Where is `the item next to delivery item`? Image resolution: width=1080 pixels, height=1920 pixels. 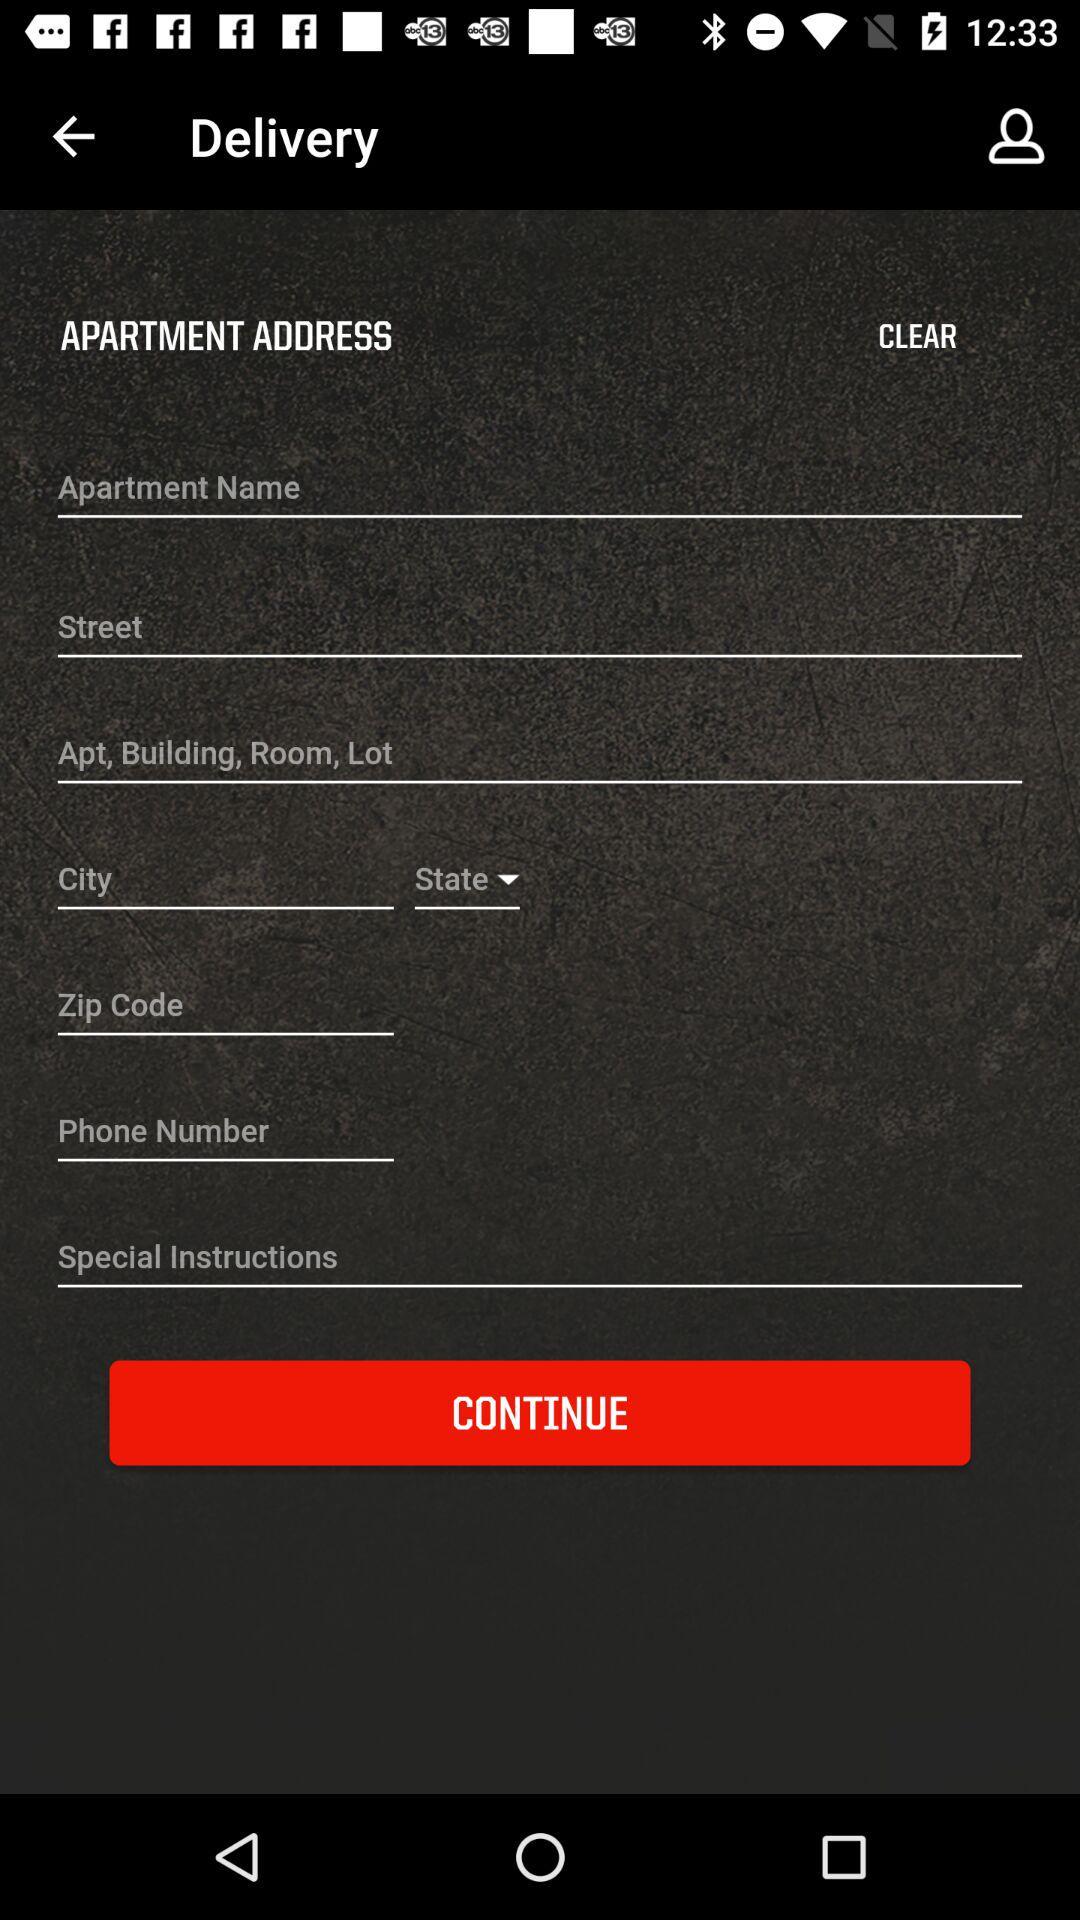 the item next to delivery item is located at coordinates (1017, 135).